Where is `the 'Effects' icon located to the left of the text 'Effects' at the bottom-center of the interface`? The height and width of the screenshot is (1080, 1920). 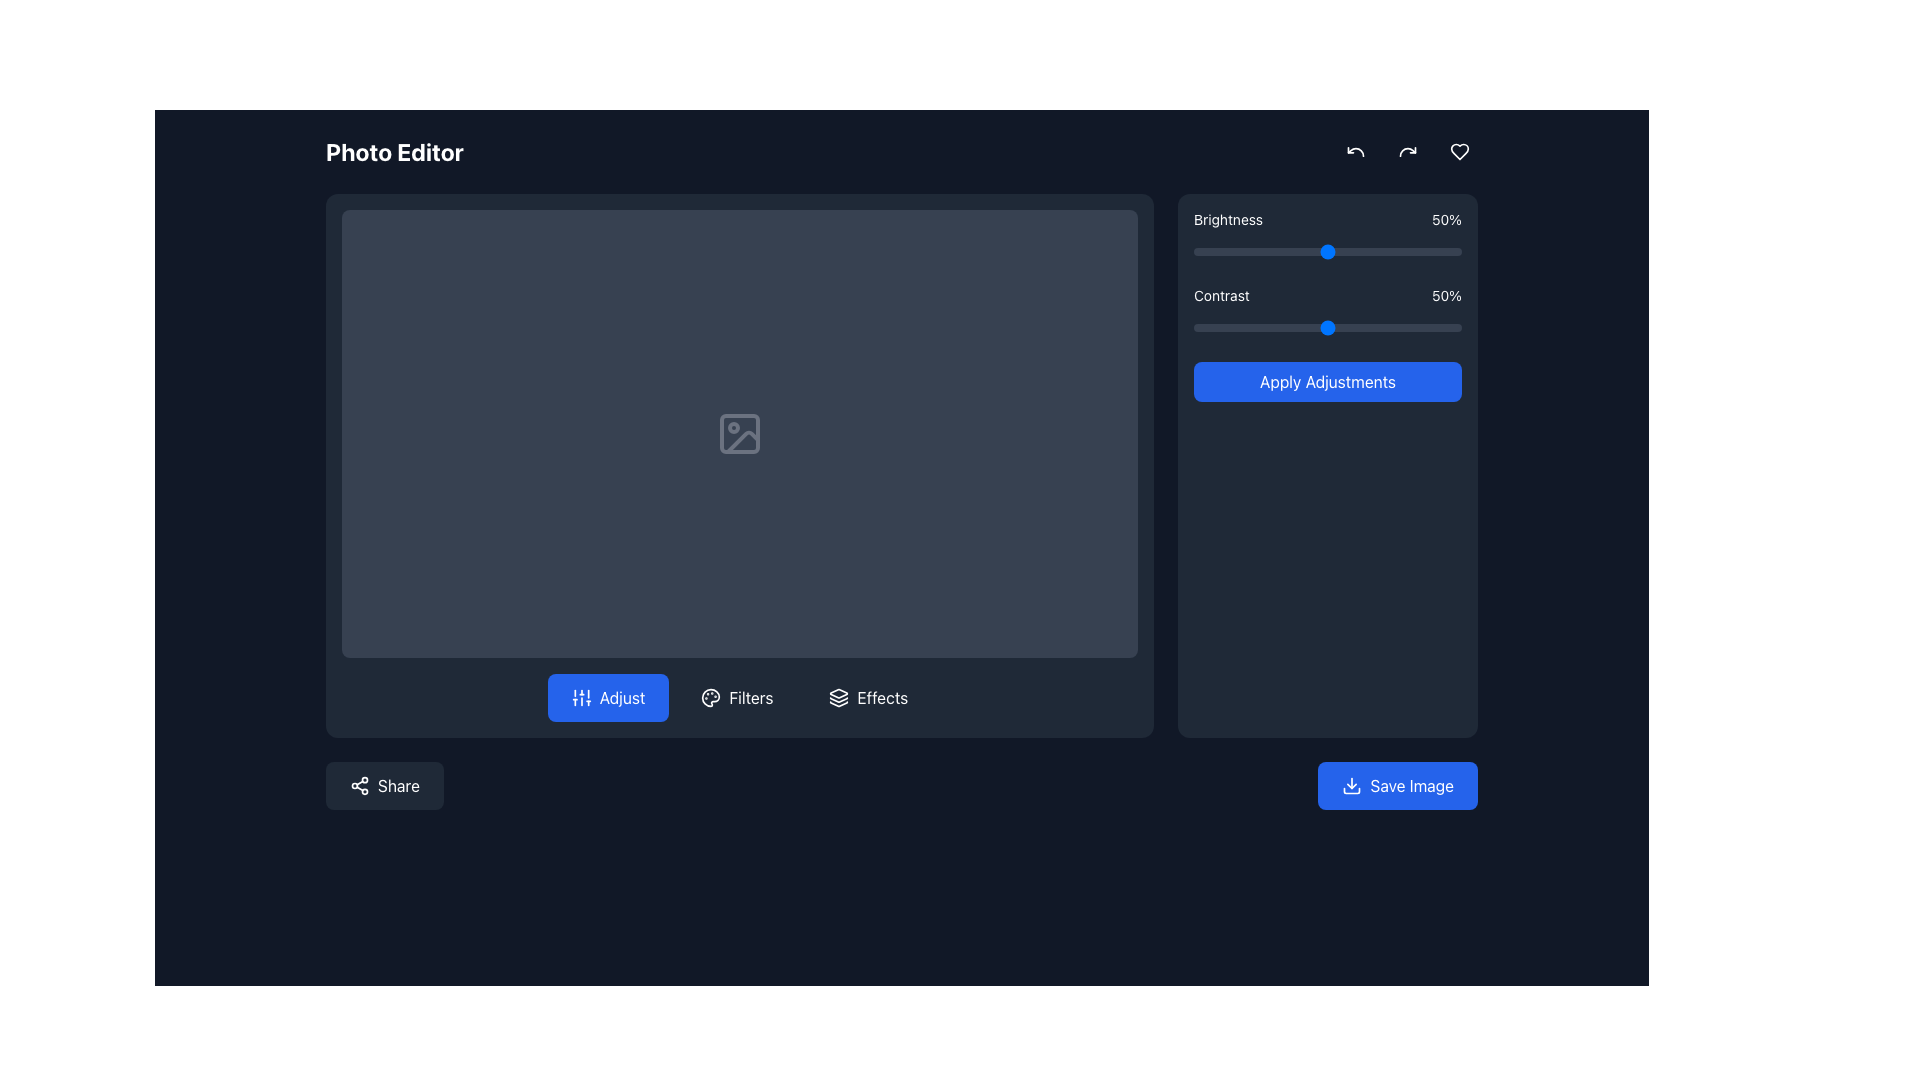 the 'Effects' icon located to the left of the text 'Effects' at the bottom-center of the interface is located at coordinates (839, 696).